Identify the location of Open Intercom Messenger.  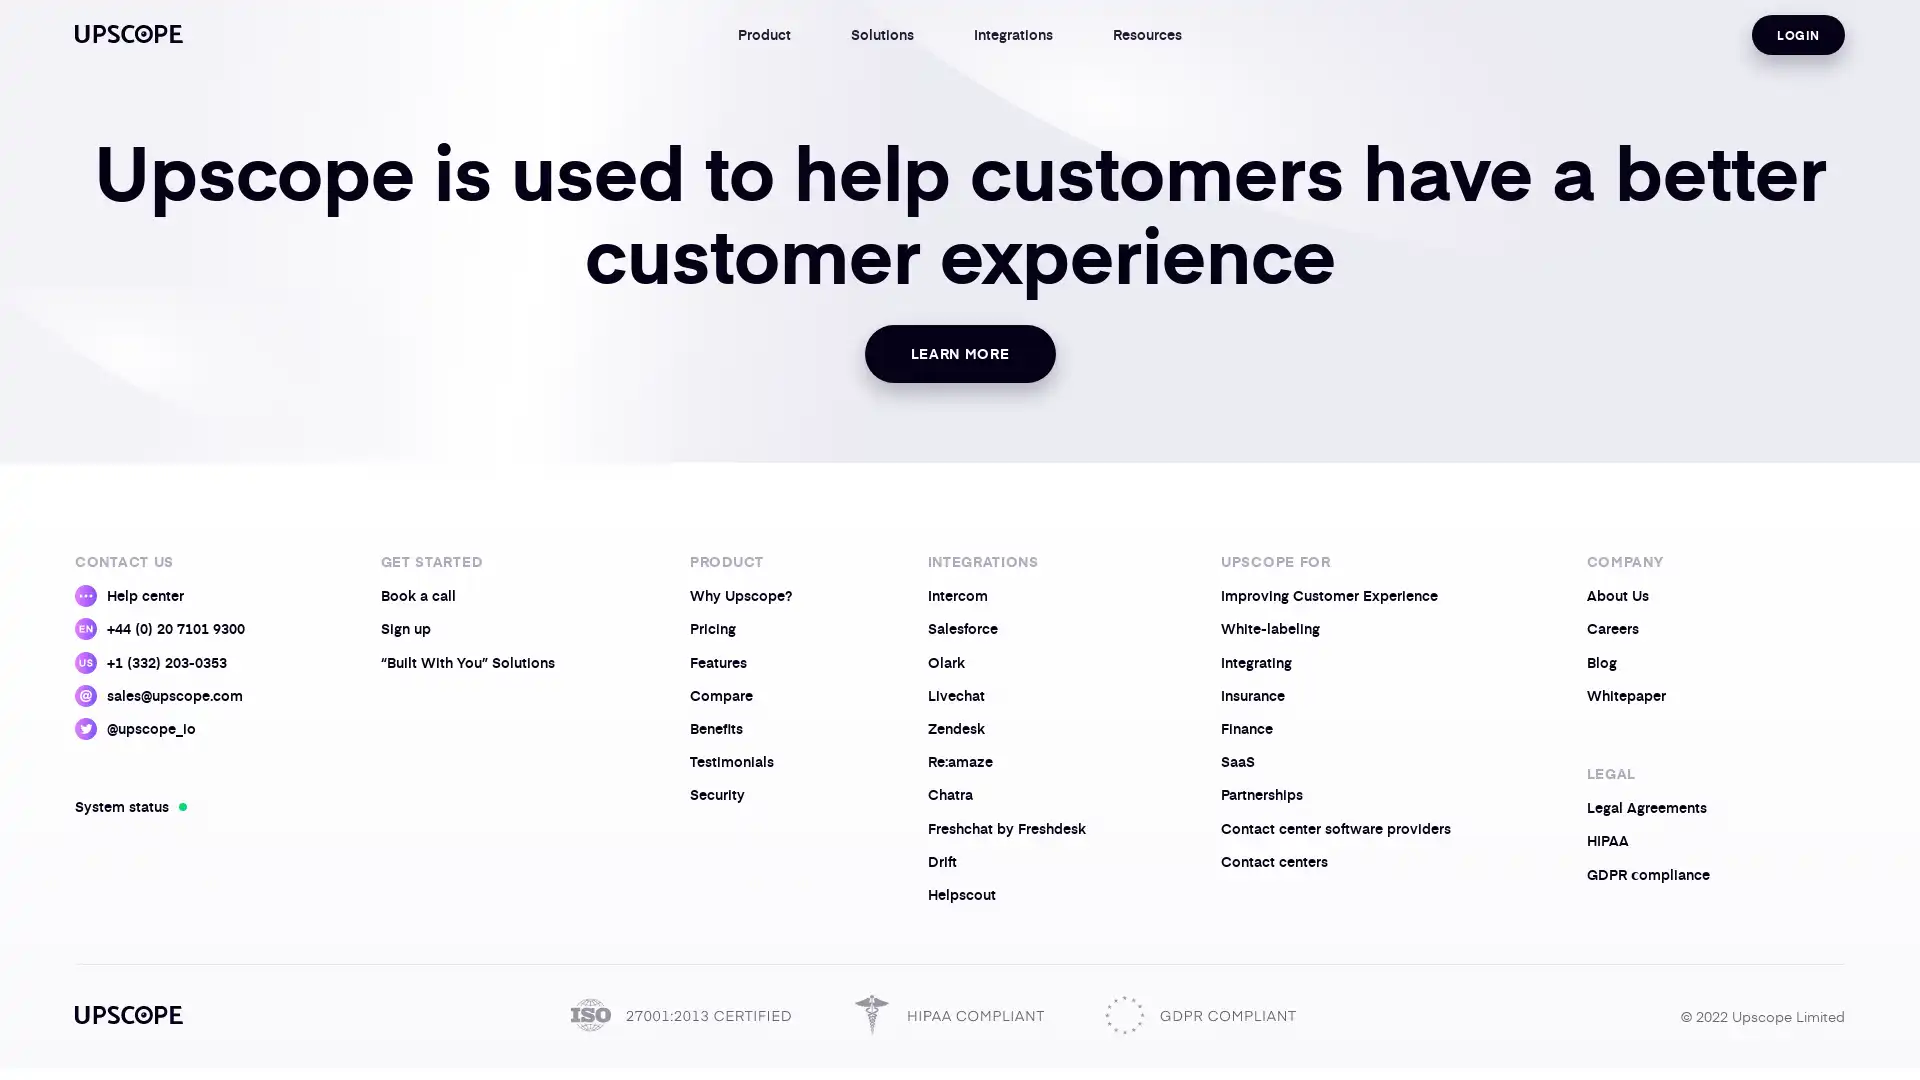
(1869, 1029).